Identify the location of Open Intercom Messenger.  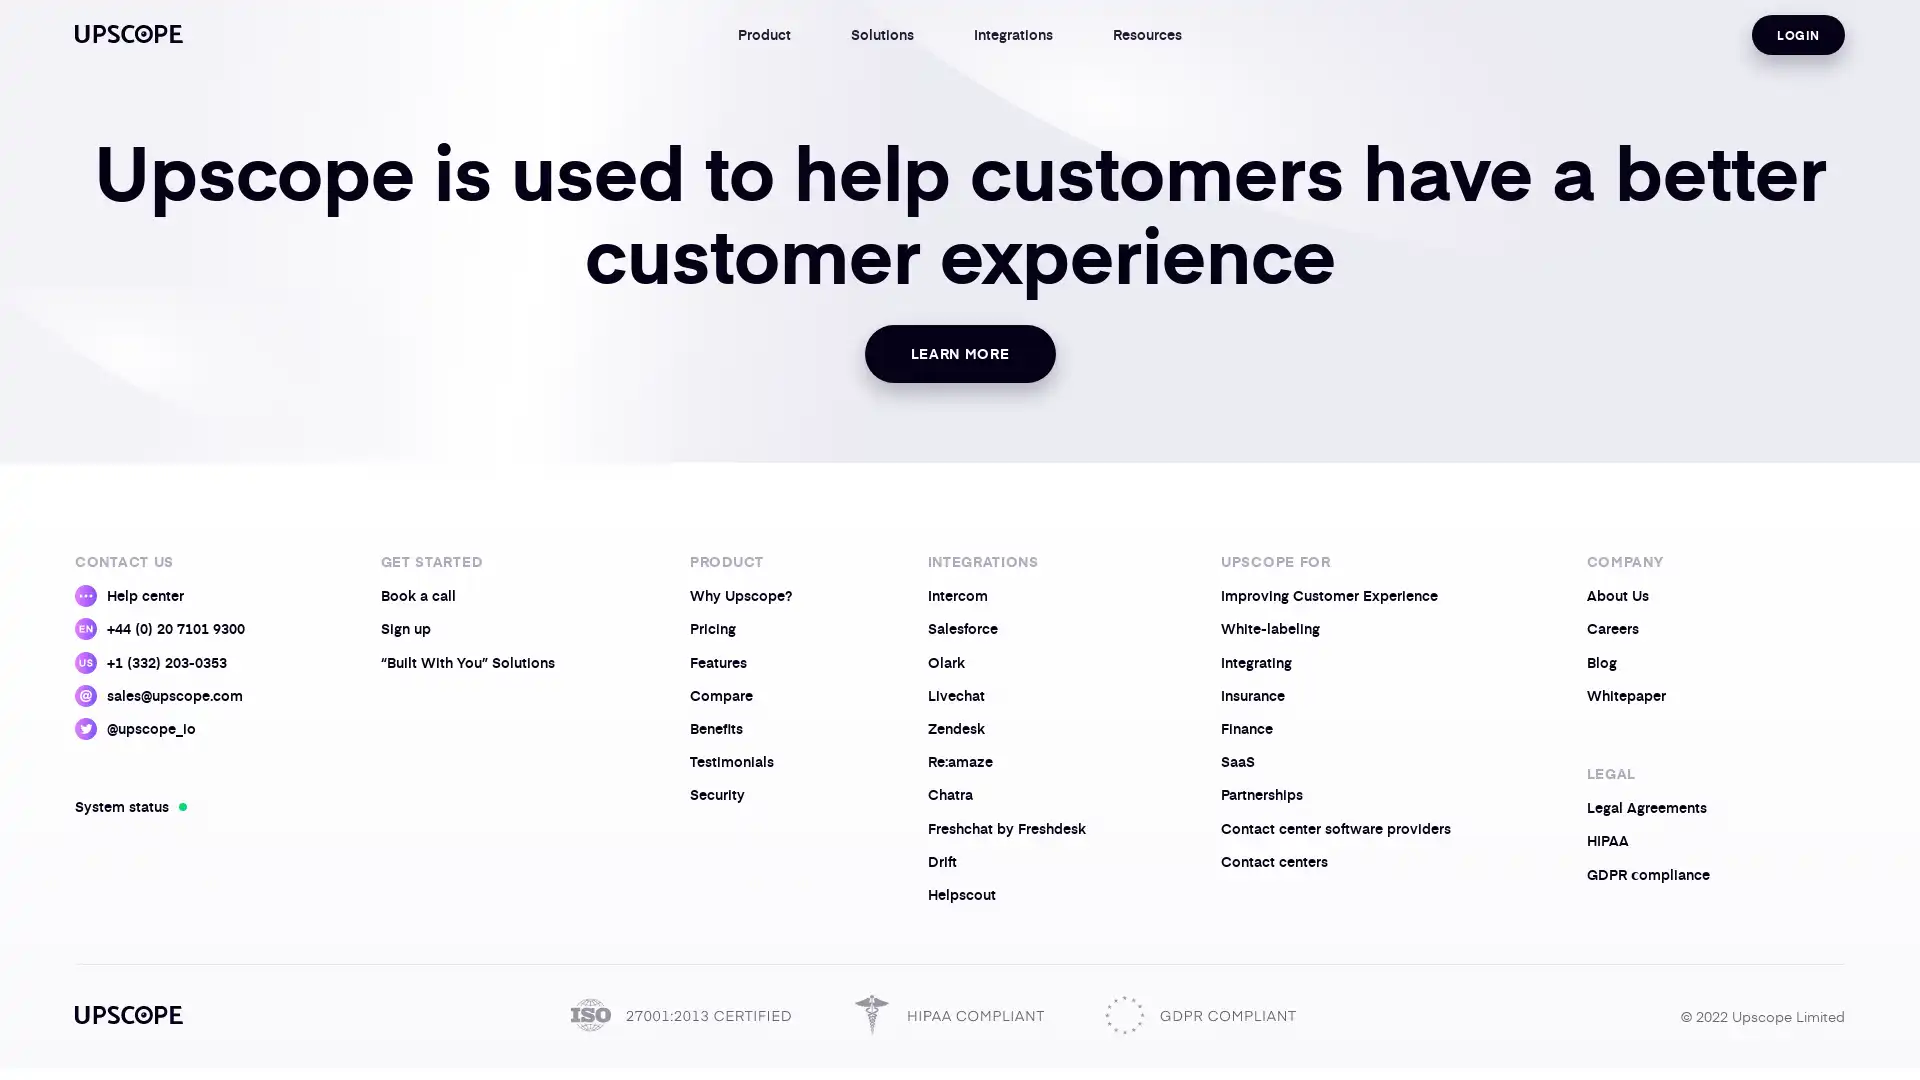
(1869, 1029).